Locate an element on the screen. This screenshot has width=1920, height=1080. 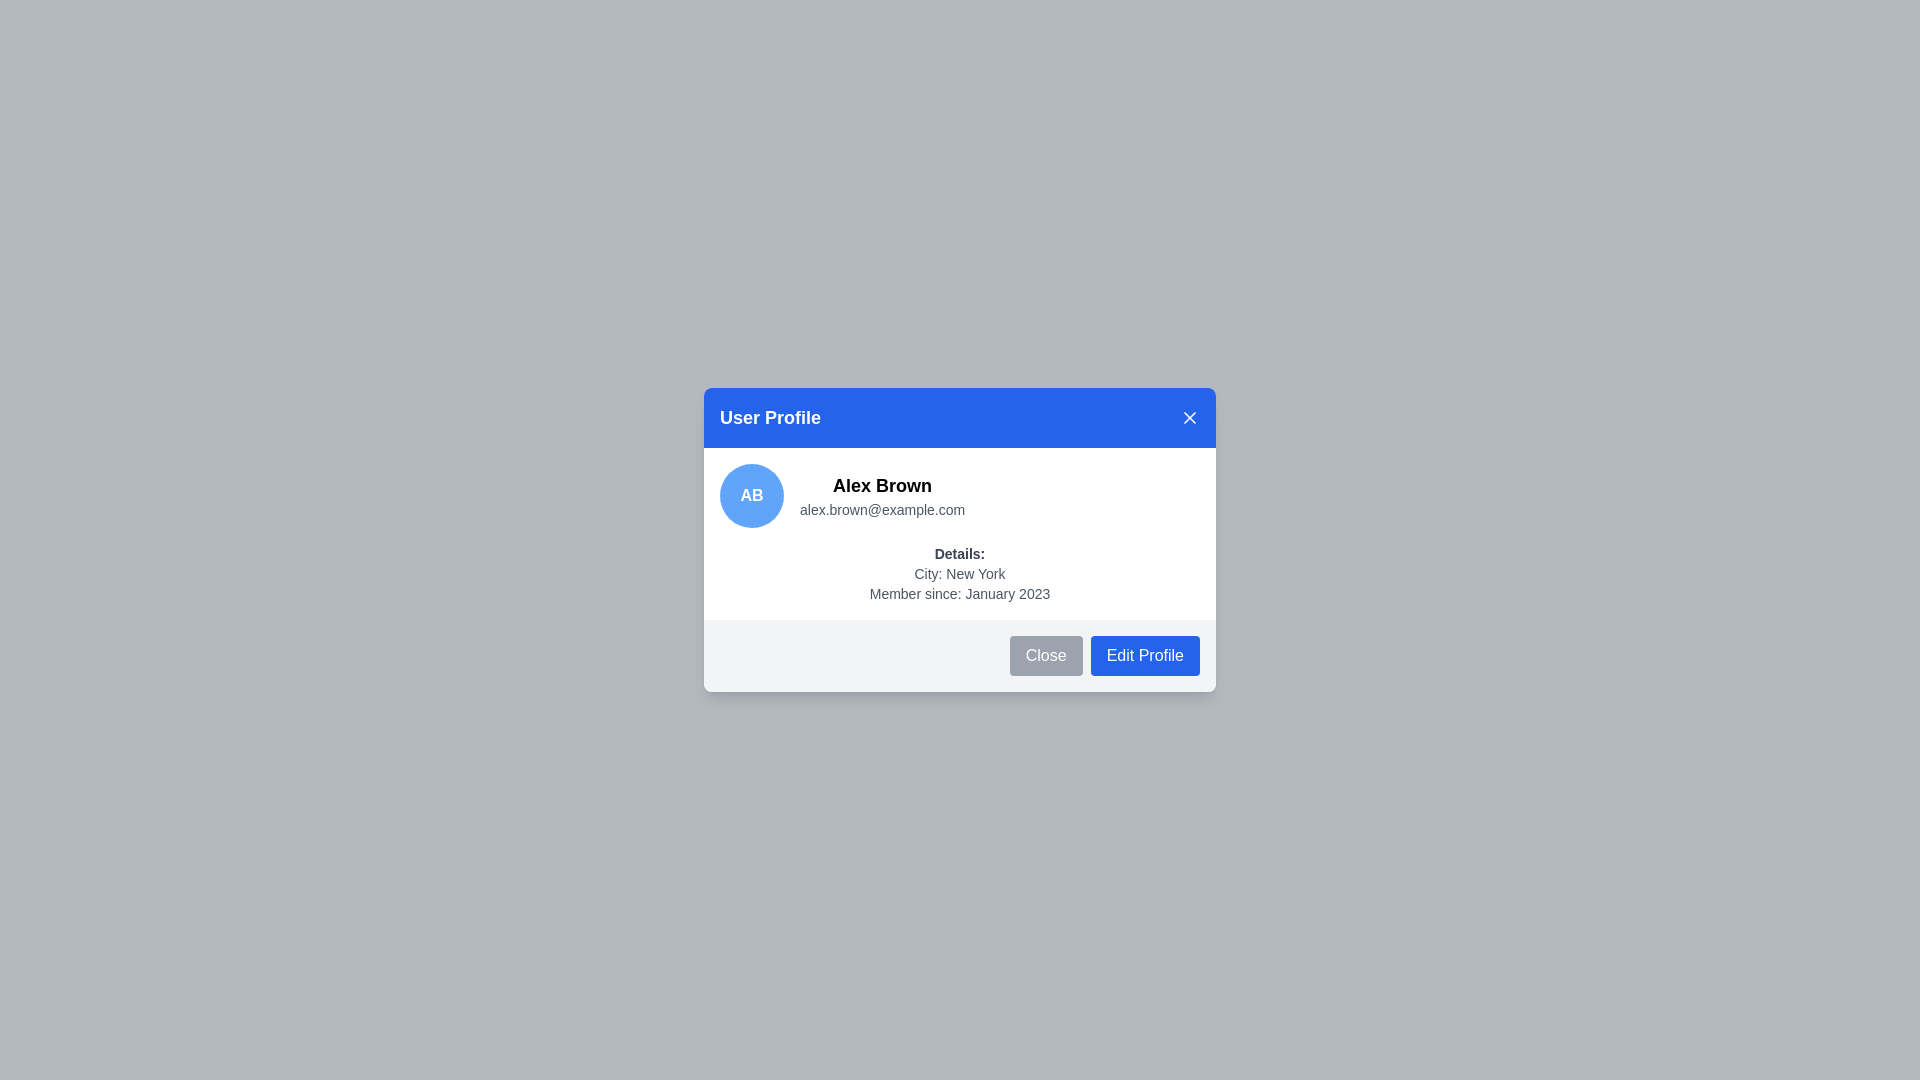
the static text display containing 'Alex Brown' and 'alex.brown@example.com', which is centrally placed within the modal window is located at coordinates (881, 495).